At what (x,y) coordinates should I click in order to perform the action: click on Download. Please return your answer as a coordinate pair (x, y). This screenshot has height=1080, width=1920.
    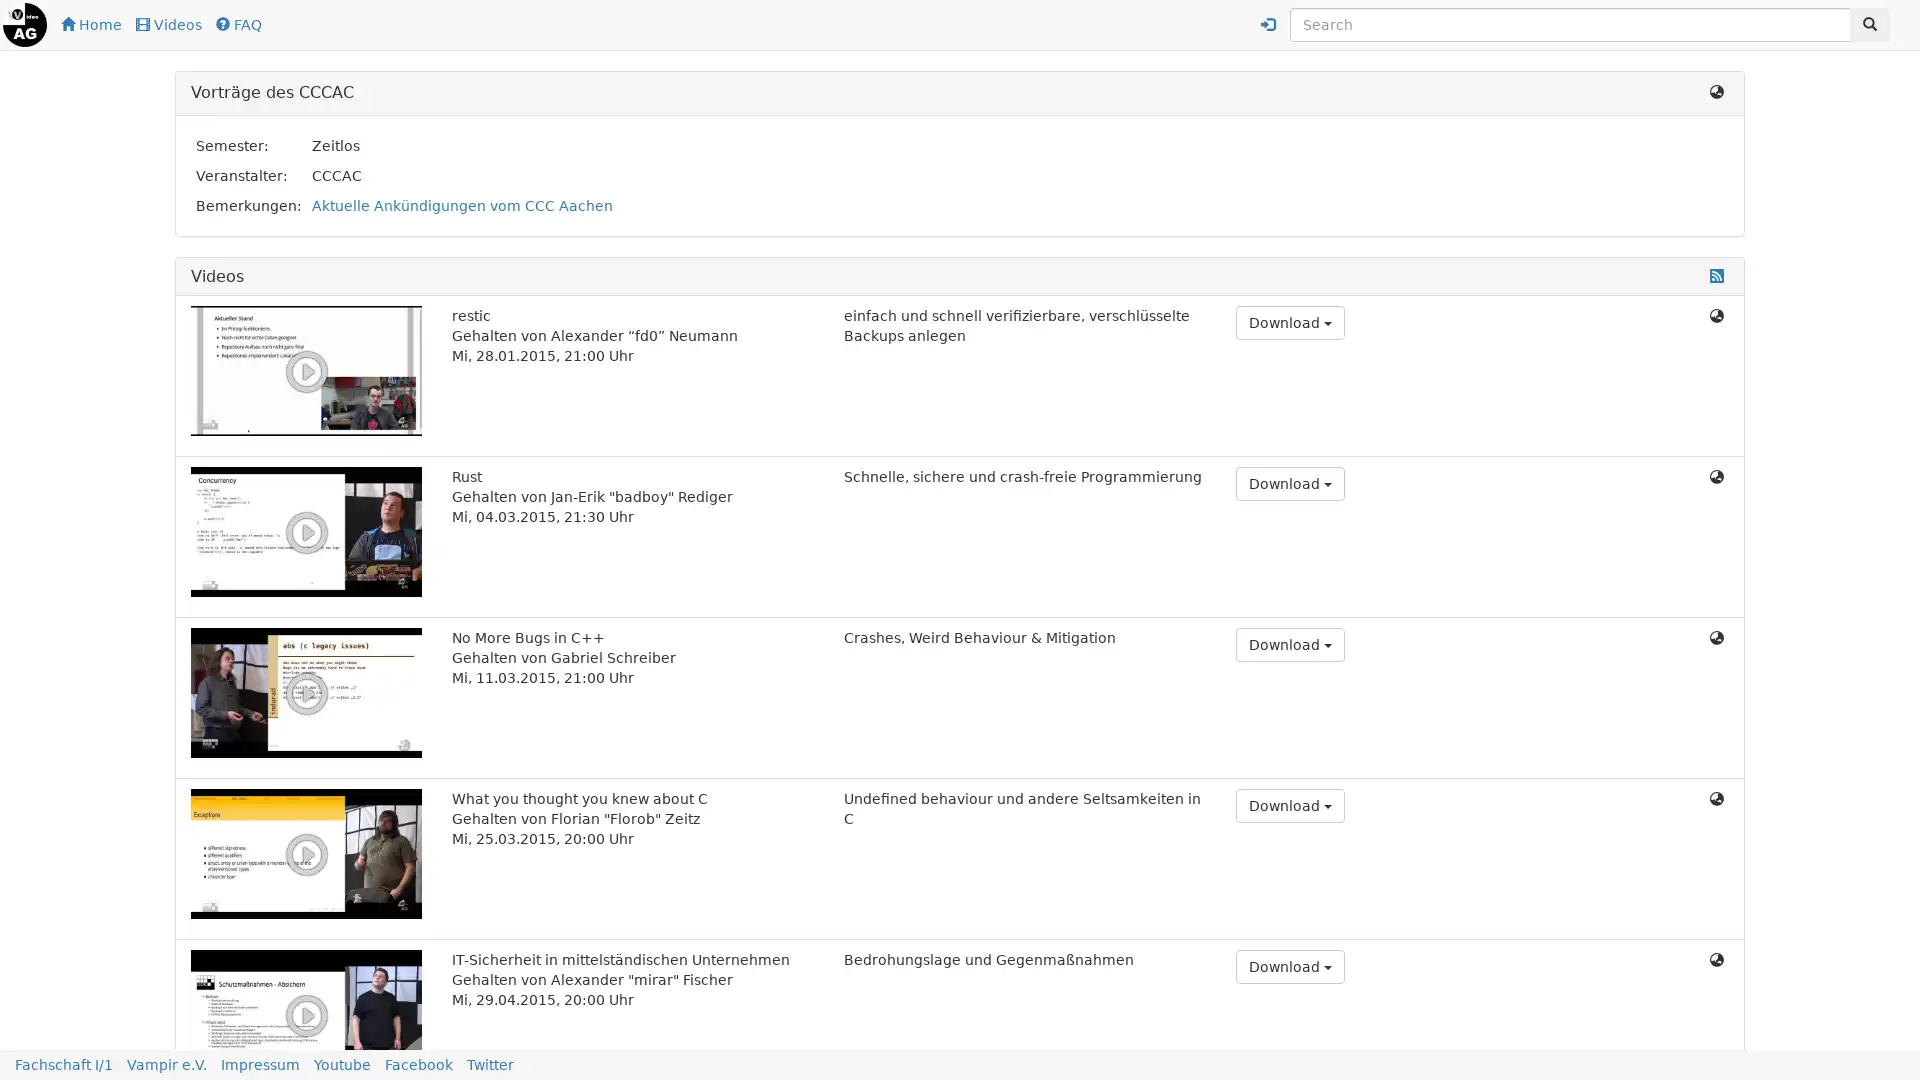
    Looking at the image, I should click on (1290, 483).